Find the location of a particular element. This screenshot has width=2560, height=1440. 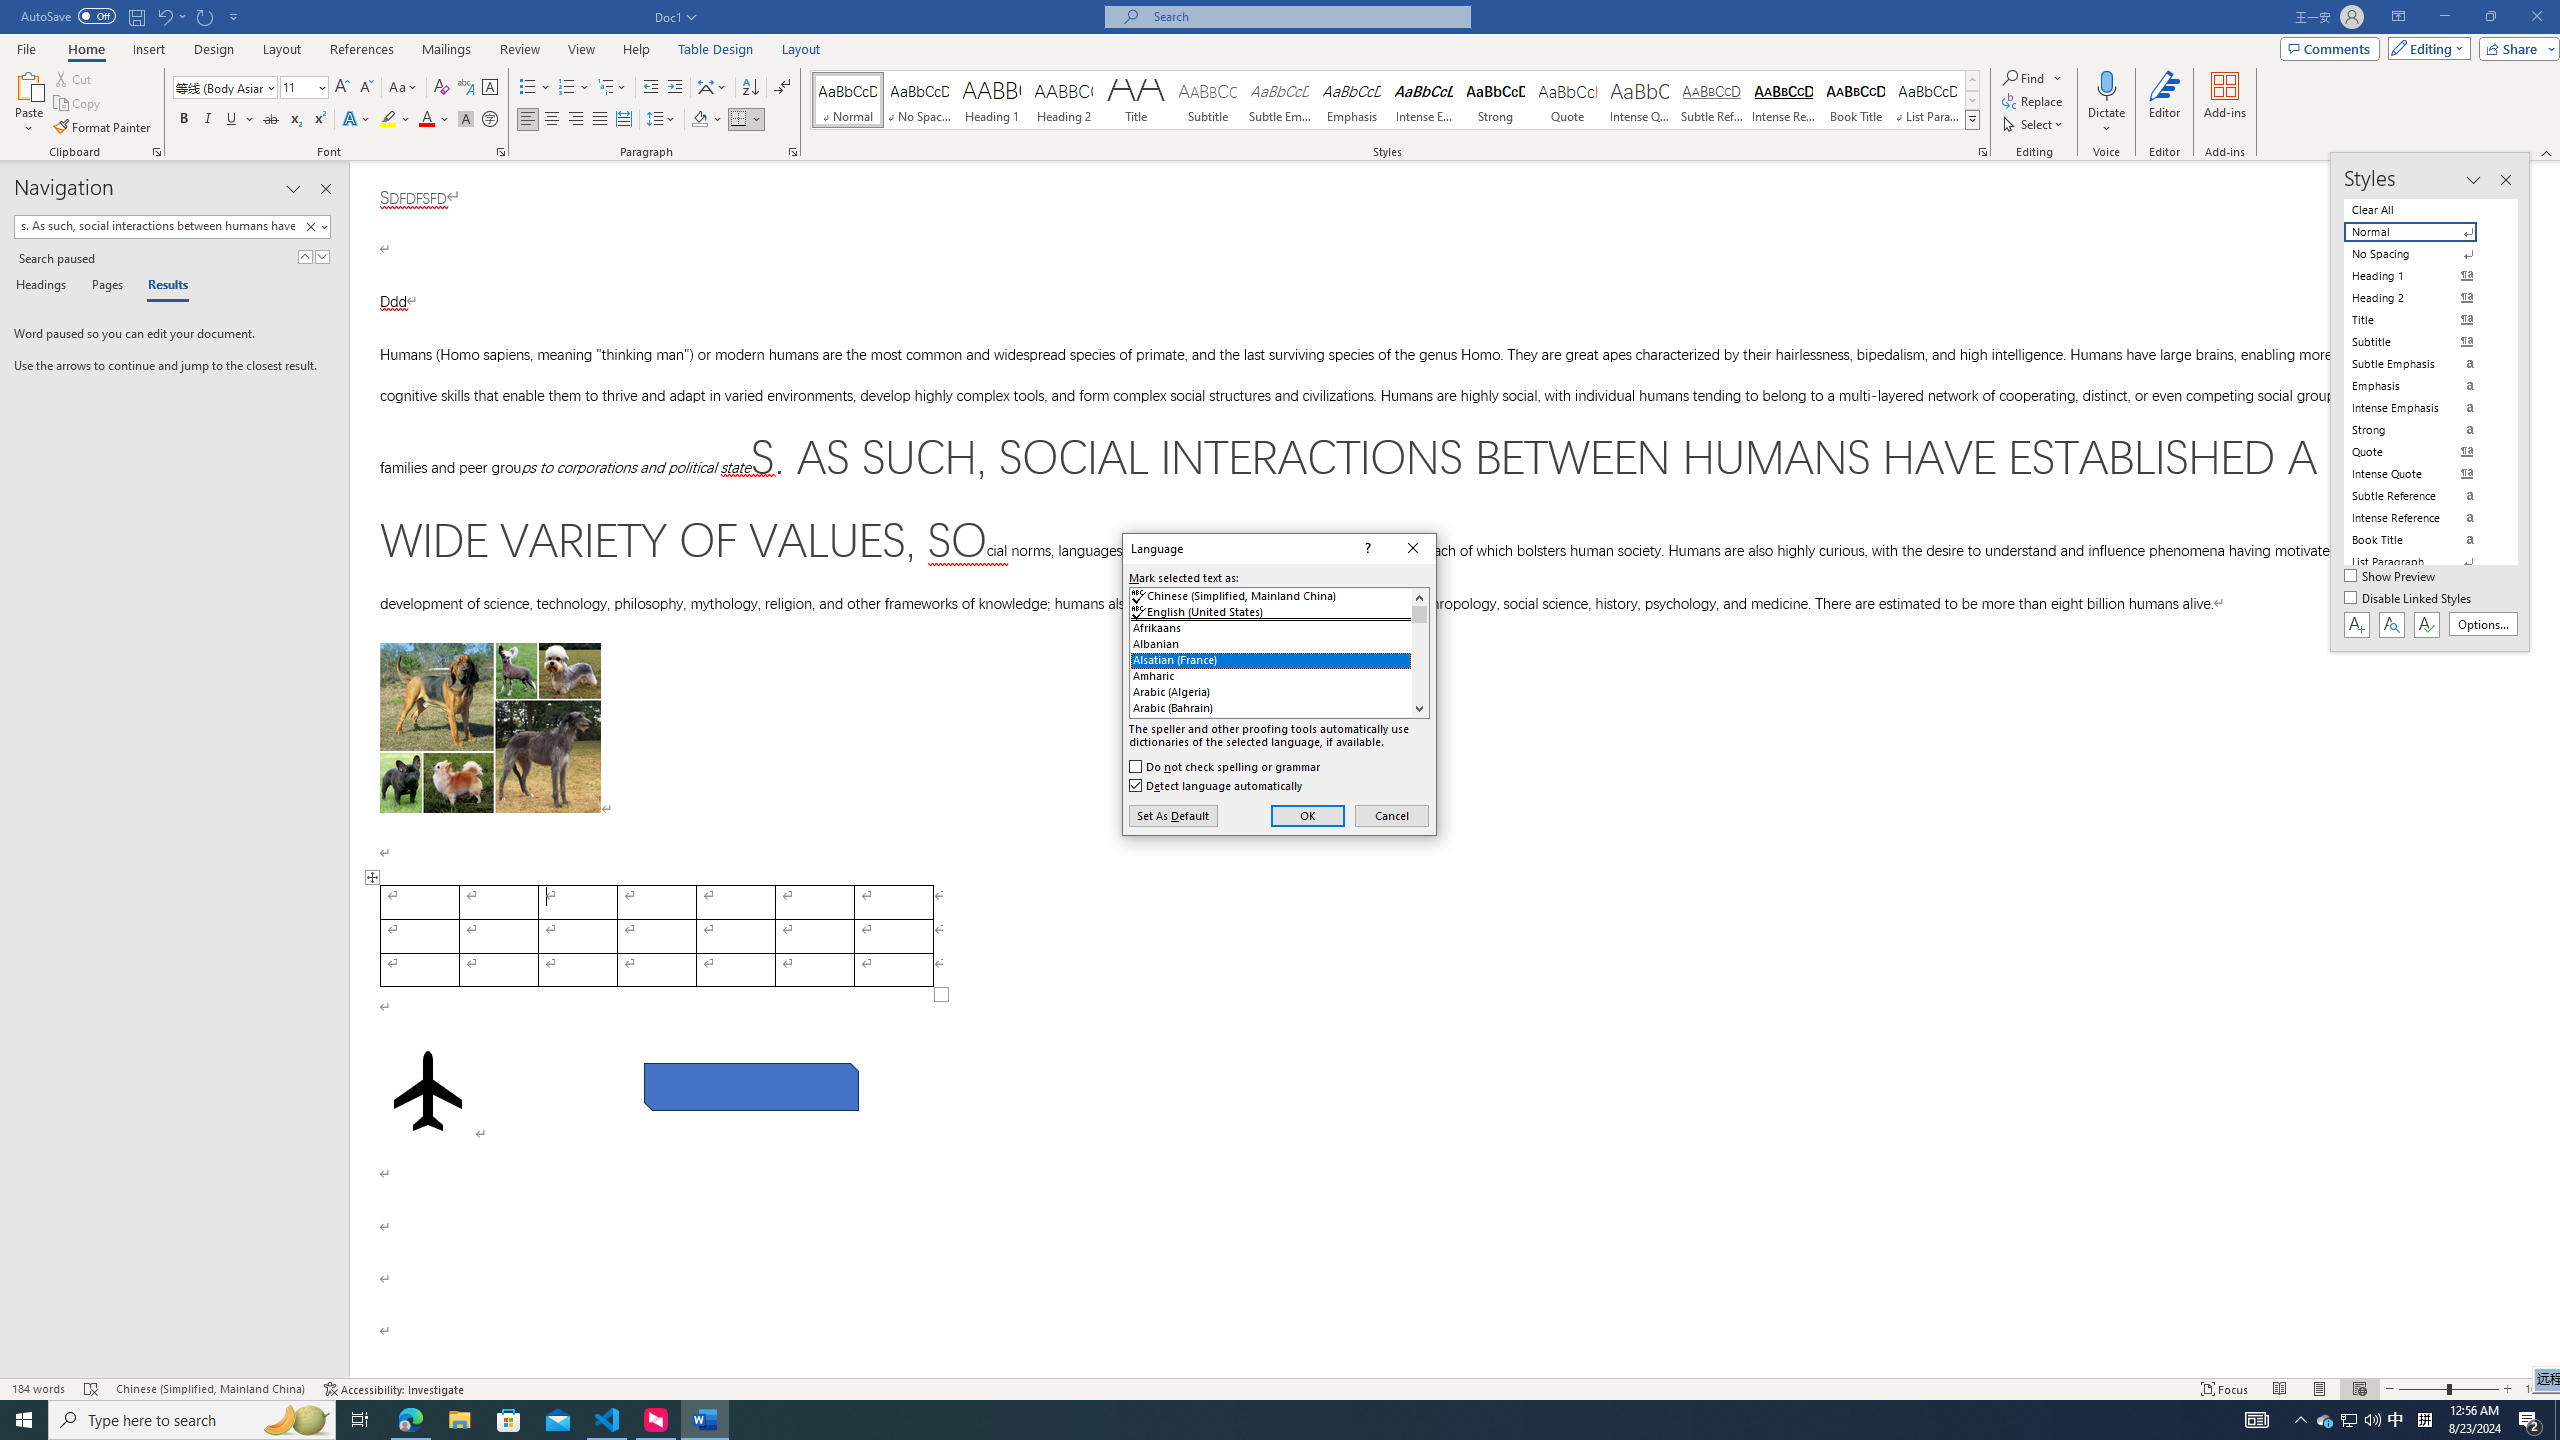

'Word Count 184 words' is located at coordinates (38, 1389).